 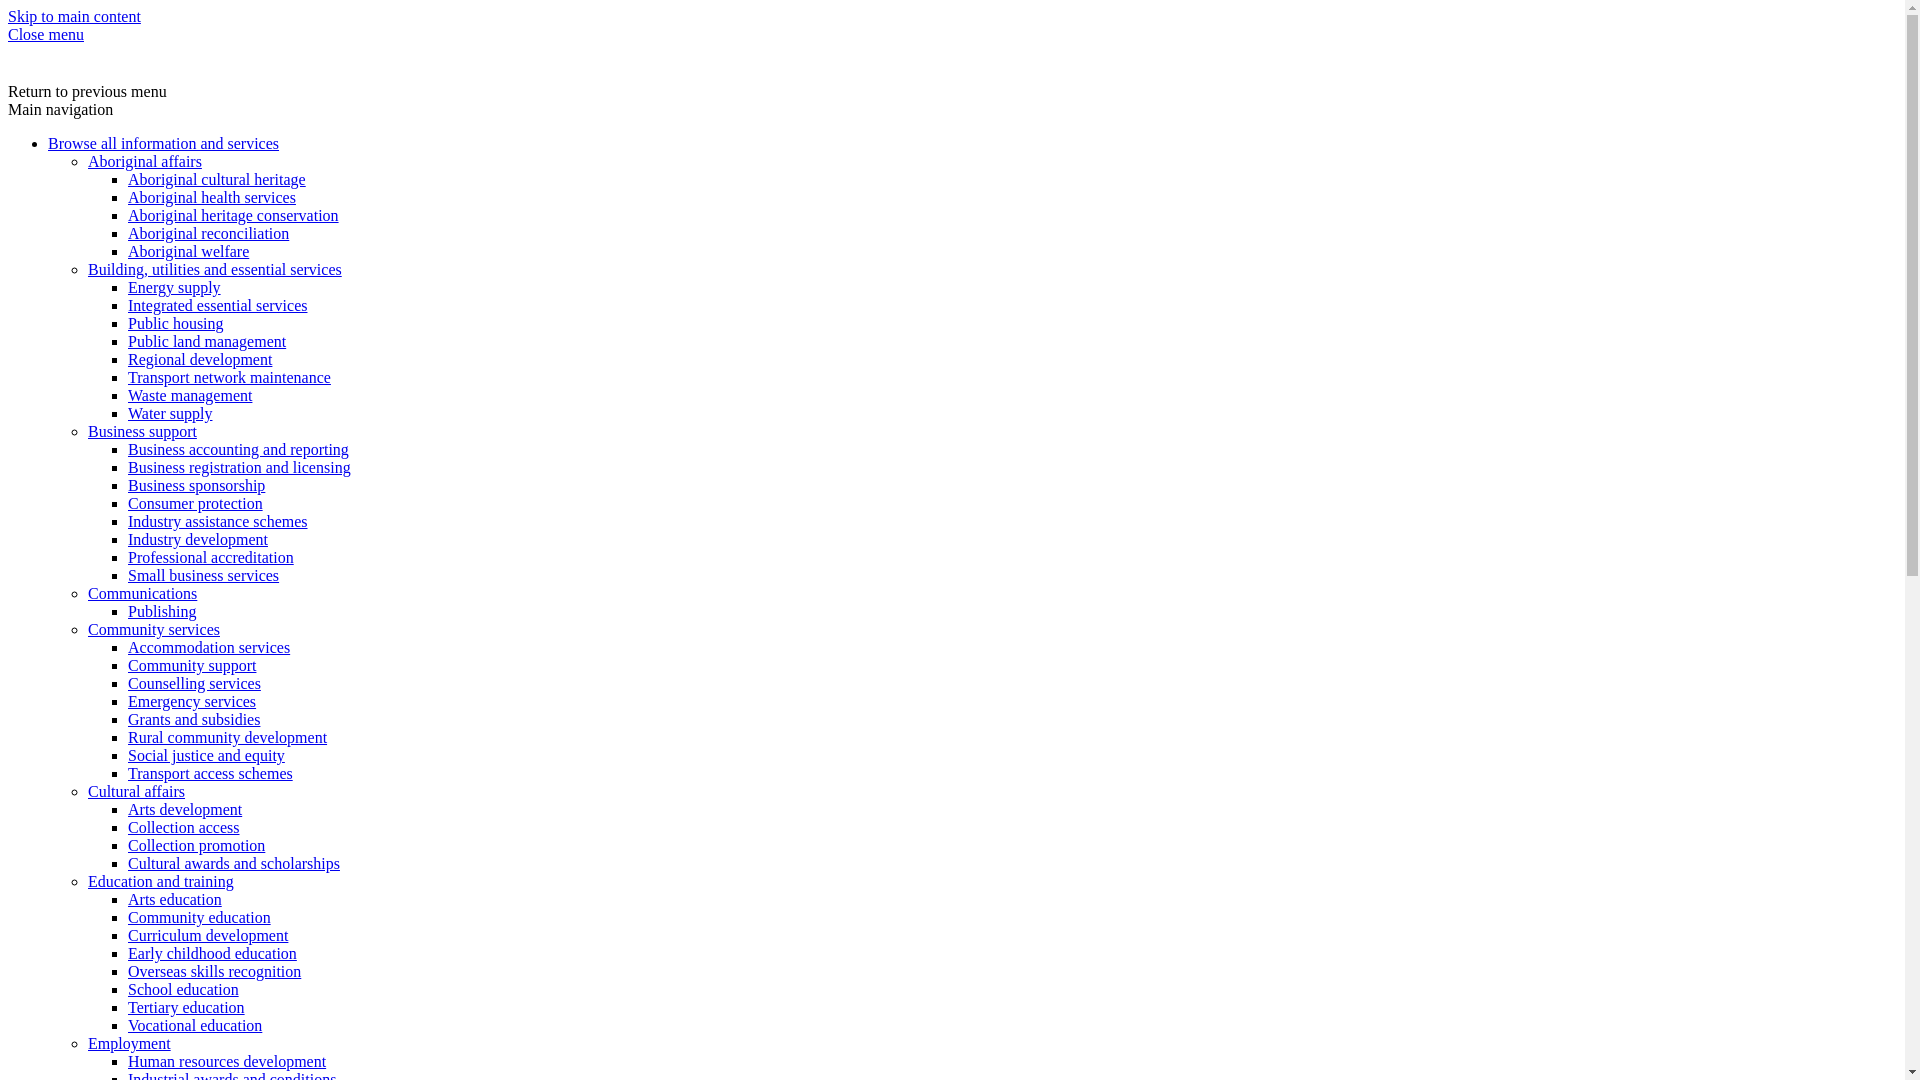 What do you see at coordinates (141, 592) in the screenshot?
I see `'Communications'` at bounding box center [141, 592].